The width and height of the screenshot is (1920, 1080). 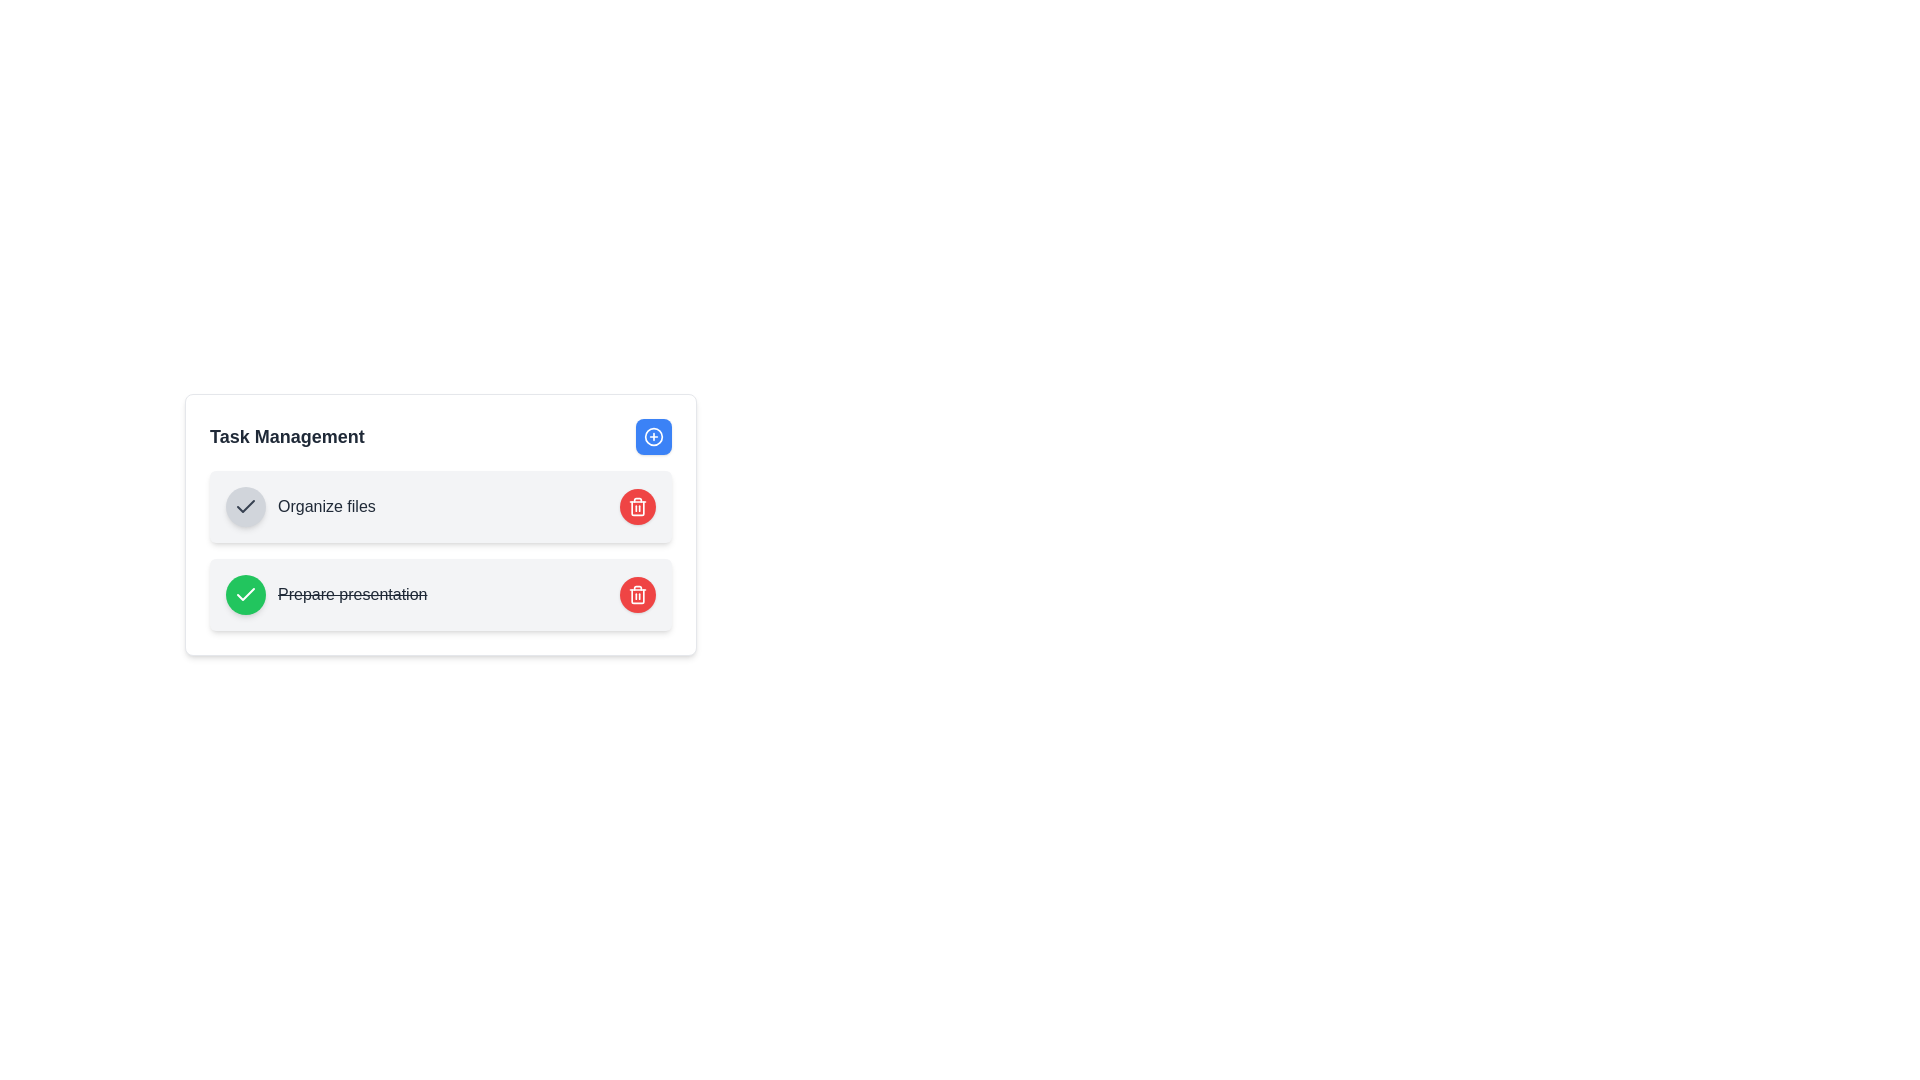 I want to click on the delete icon inside the circular red button for the task labeled 'Prepare presentation', so click(x=637, y=593).